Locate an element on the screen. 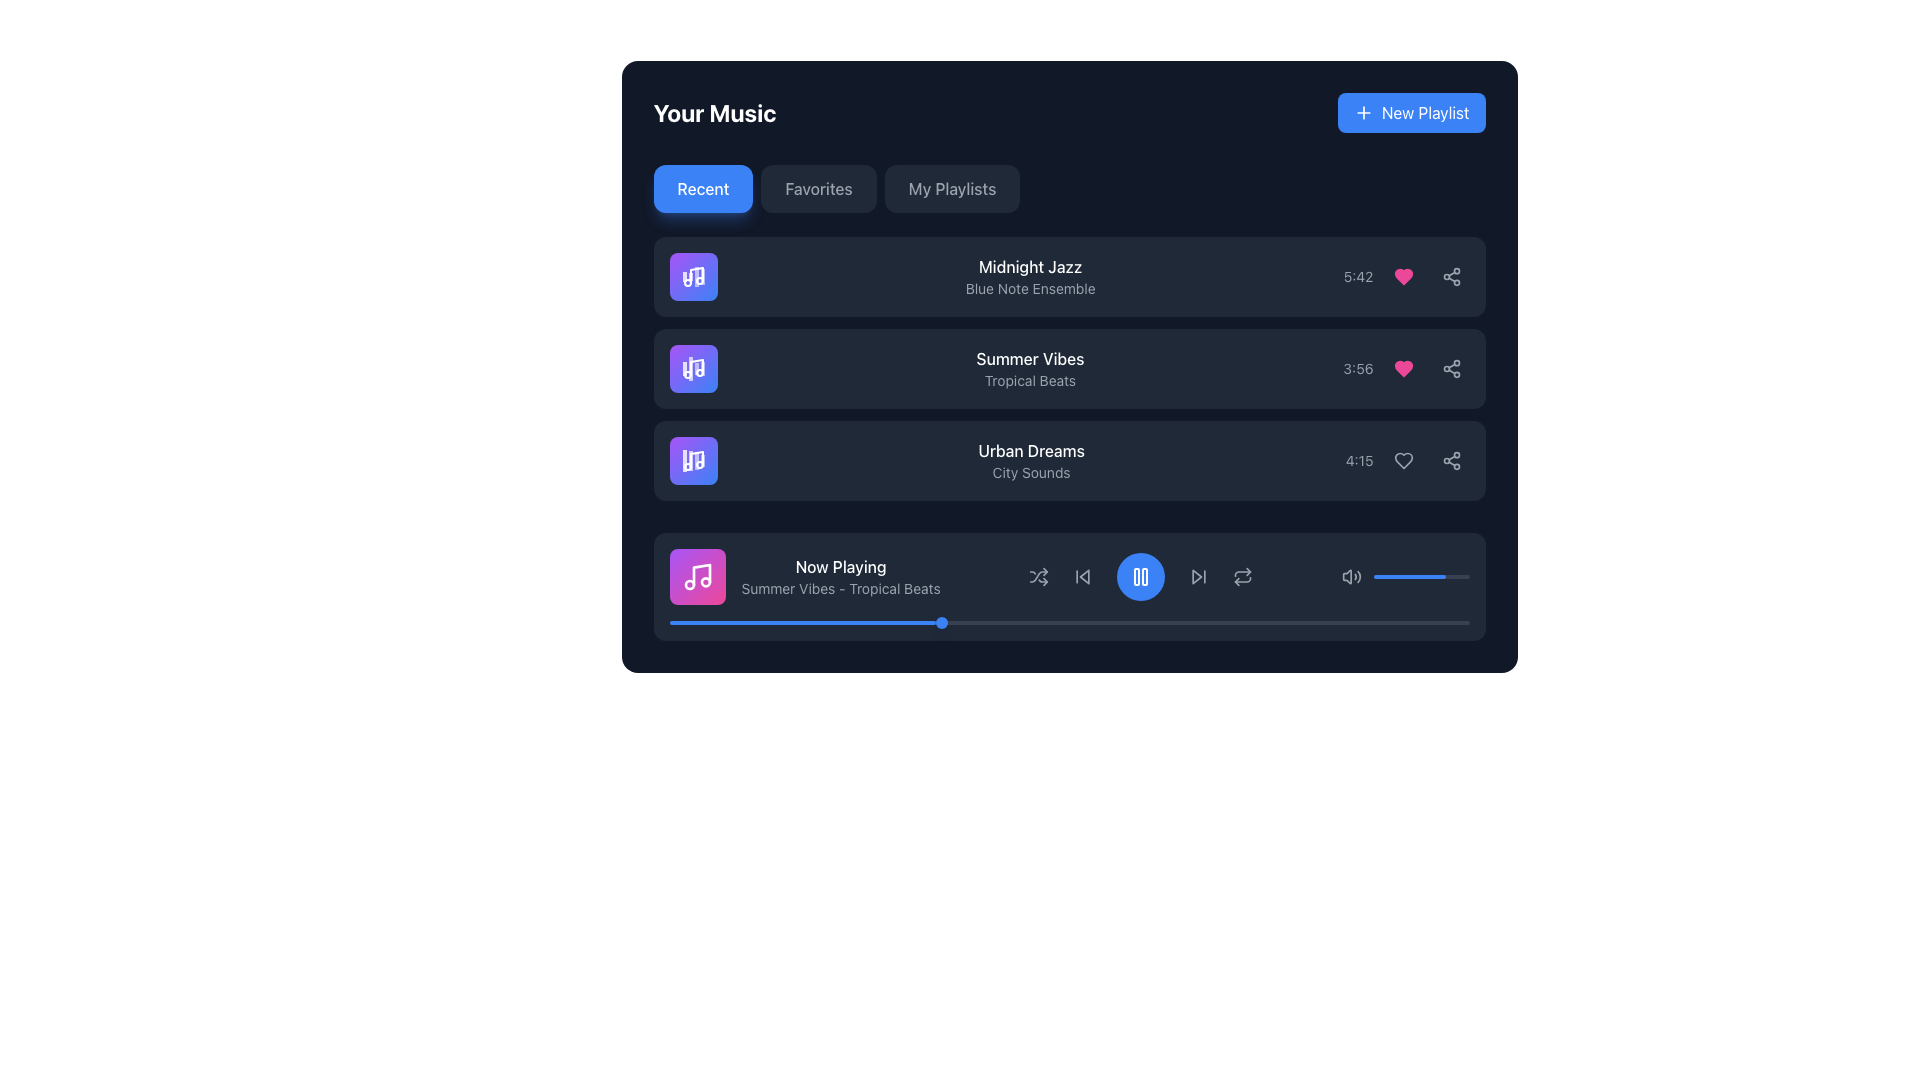 This screenshot has width=1920, height=1080. progress is located at coordinates (1141, 622).